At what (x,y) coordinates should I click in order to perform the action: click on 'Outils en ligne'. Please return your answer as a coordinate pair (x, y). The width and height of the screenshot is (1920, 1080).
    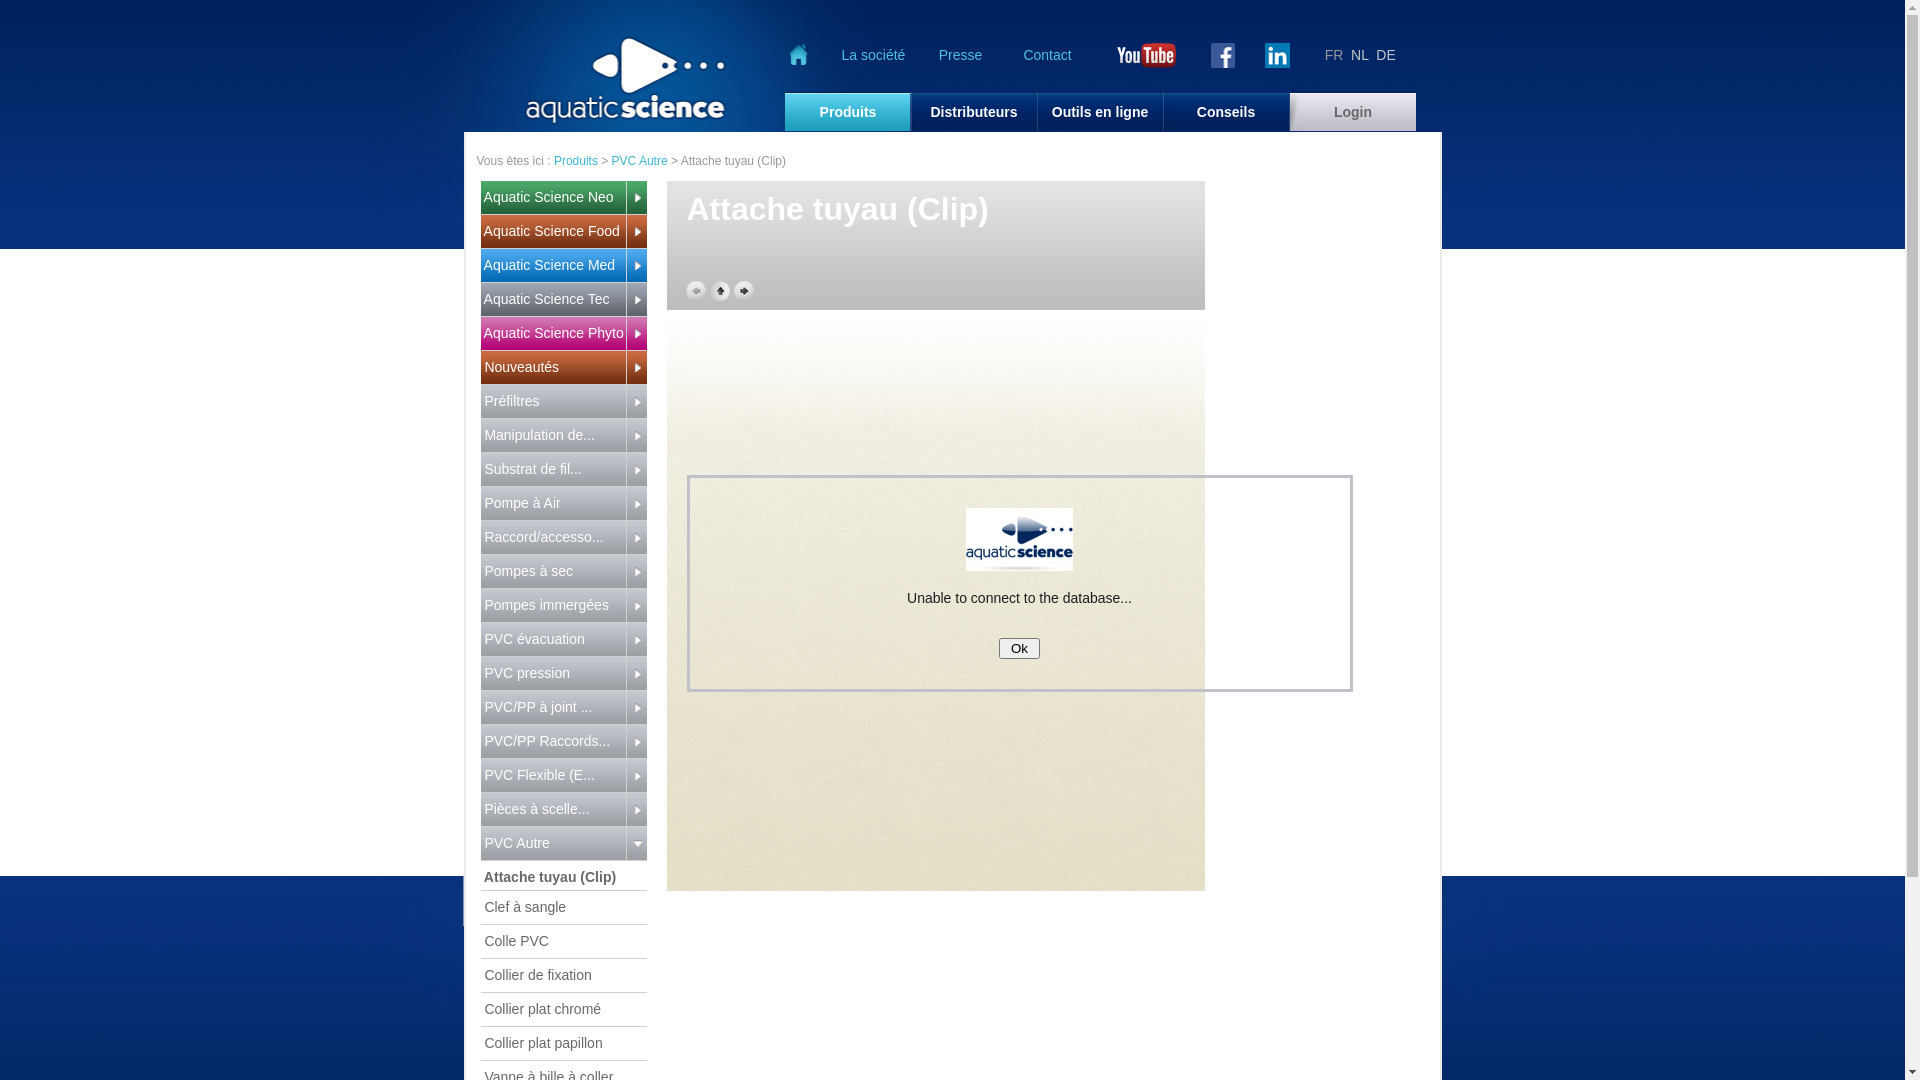
    Looking at the image, I should click on (1098, 111).